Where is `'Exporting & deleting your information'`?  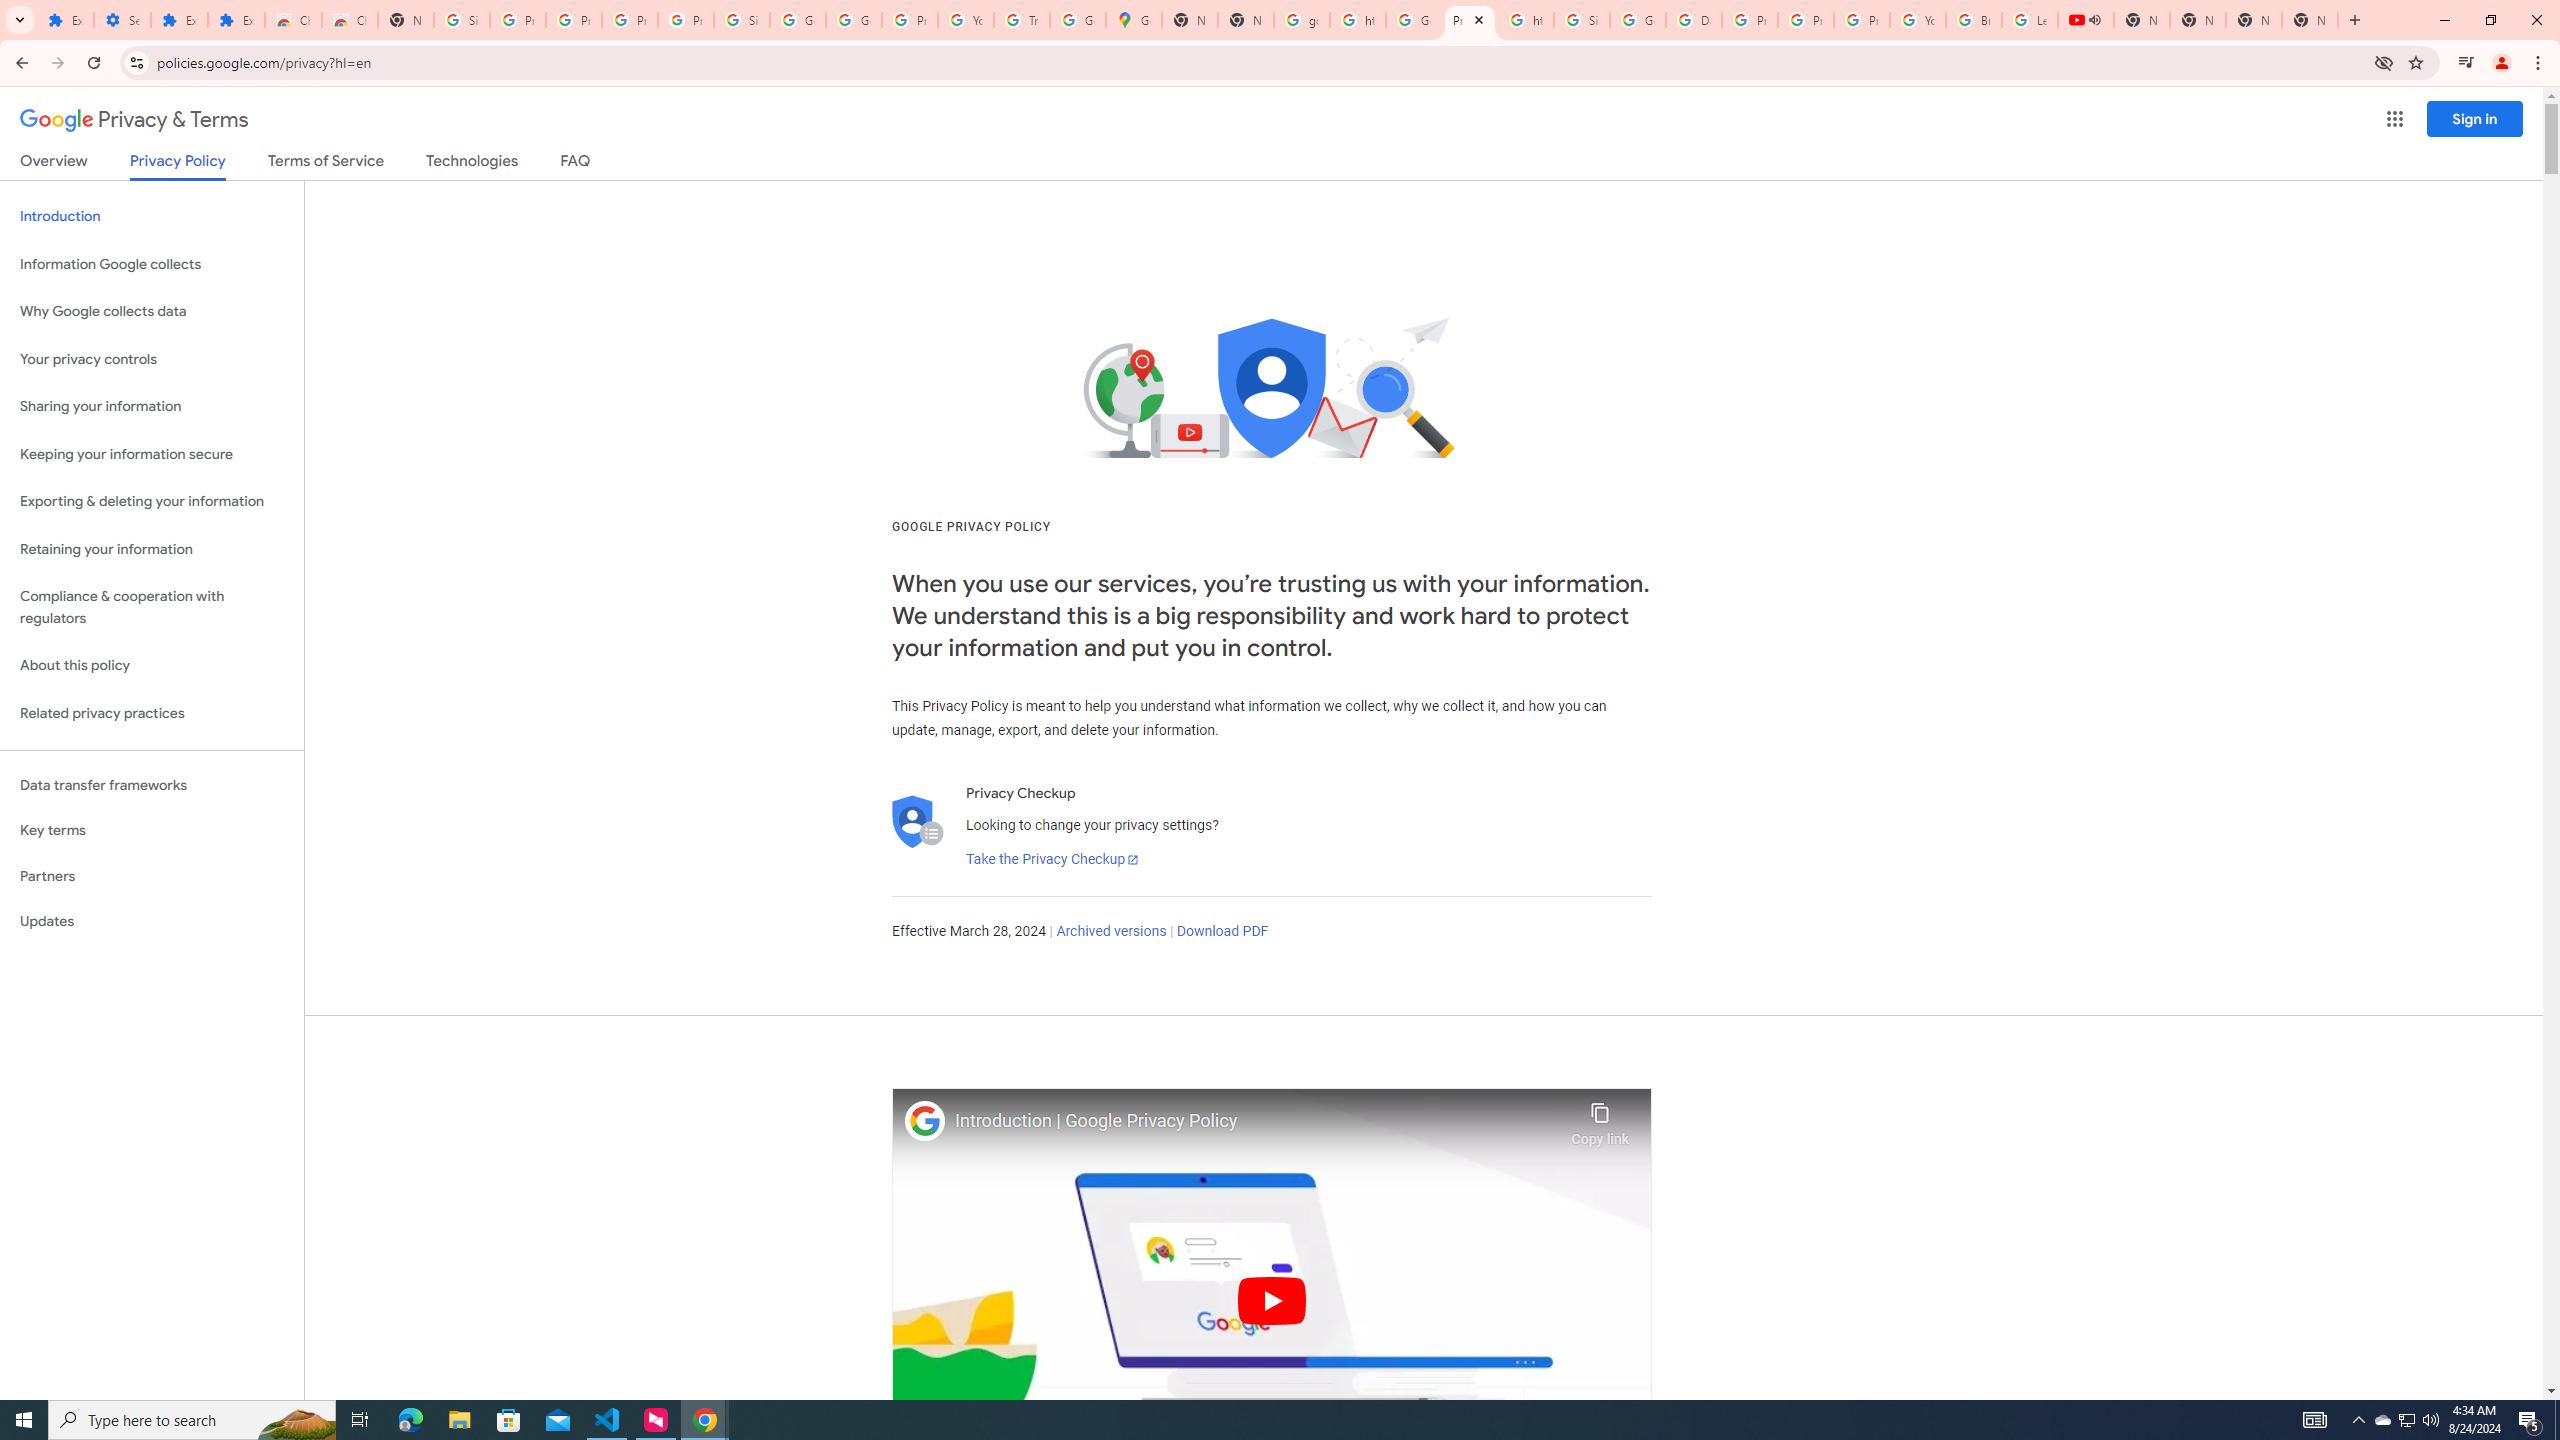 'Exporting & deleting your information' is located at coordinates (151, 501).